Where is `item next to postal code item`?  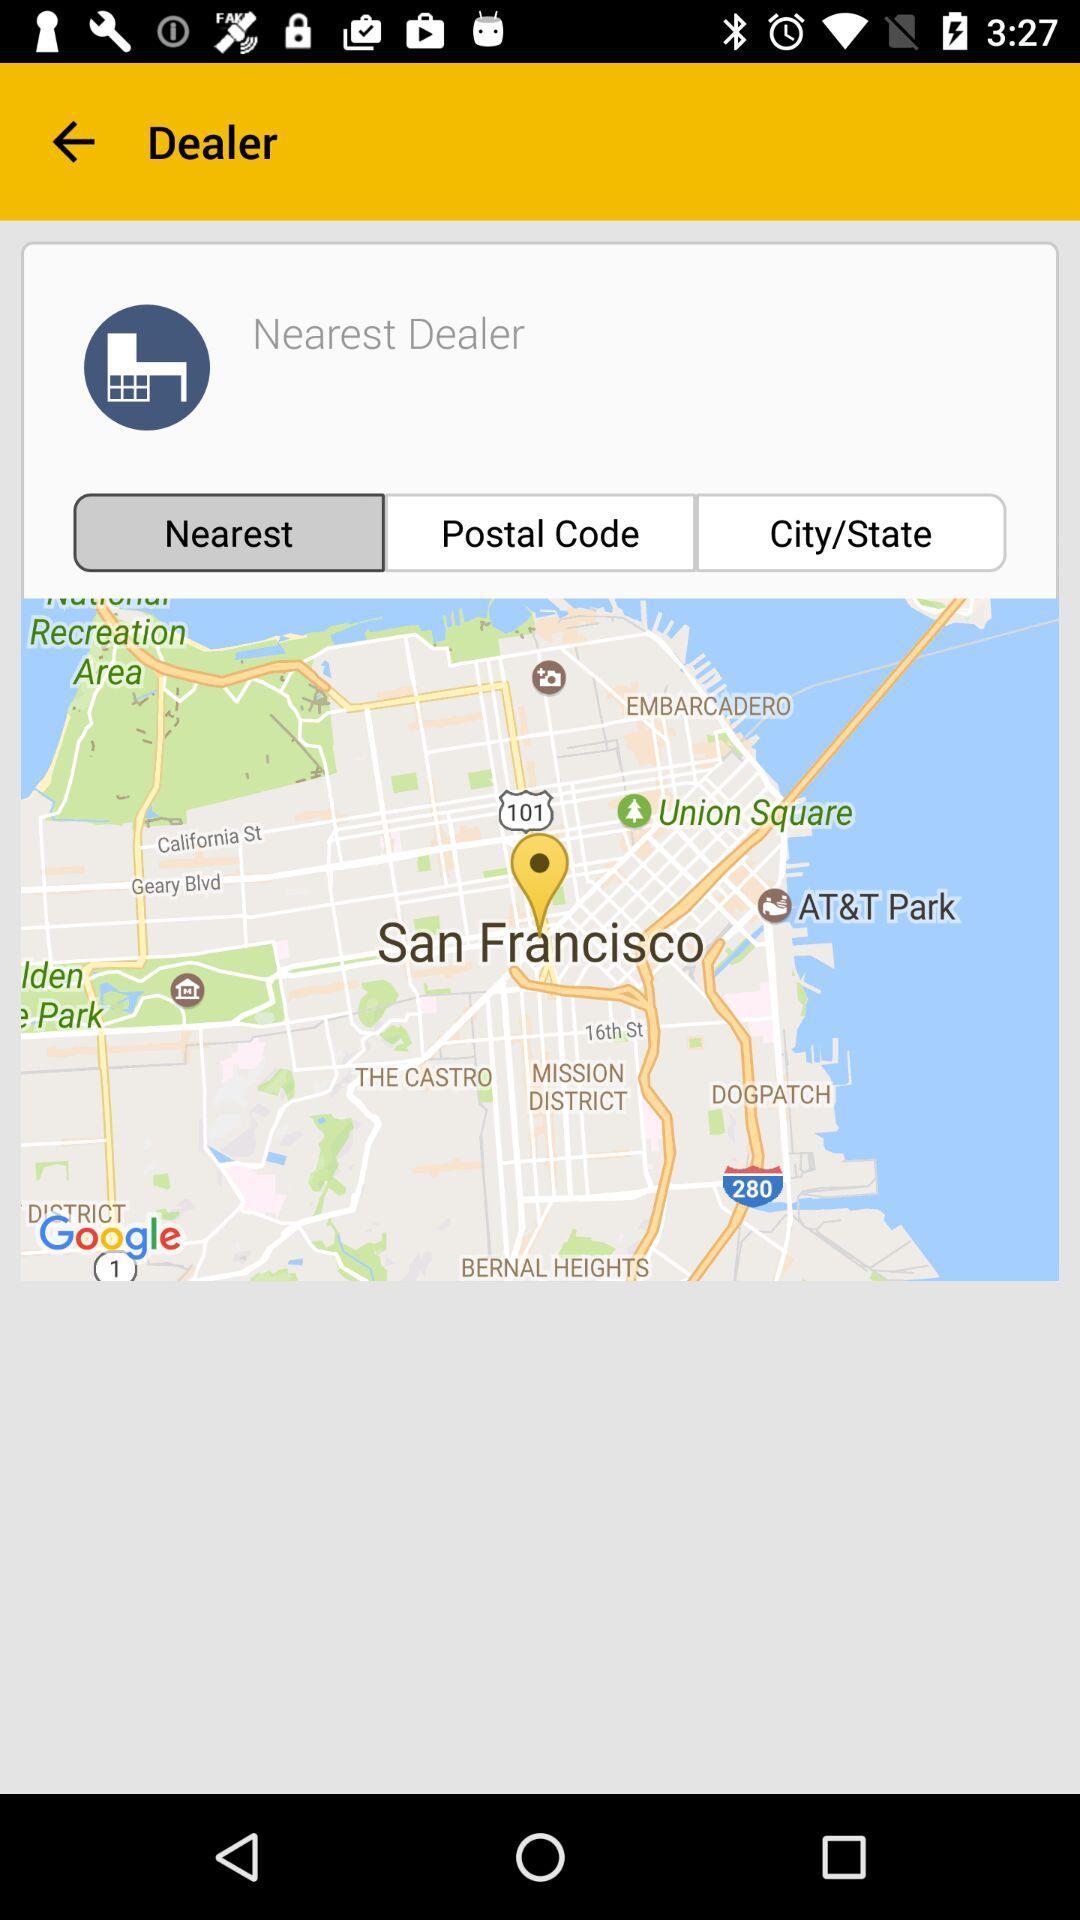 item next to postal code item is located at coordinates (851, 532).